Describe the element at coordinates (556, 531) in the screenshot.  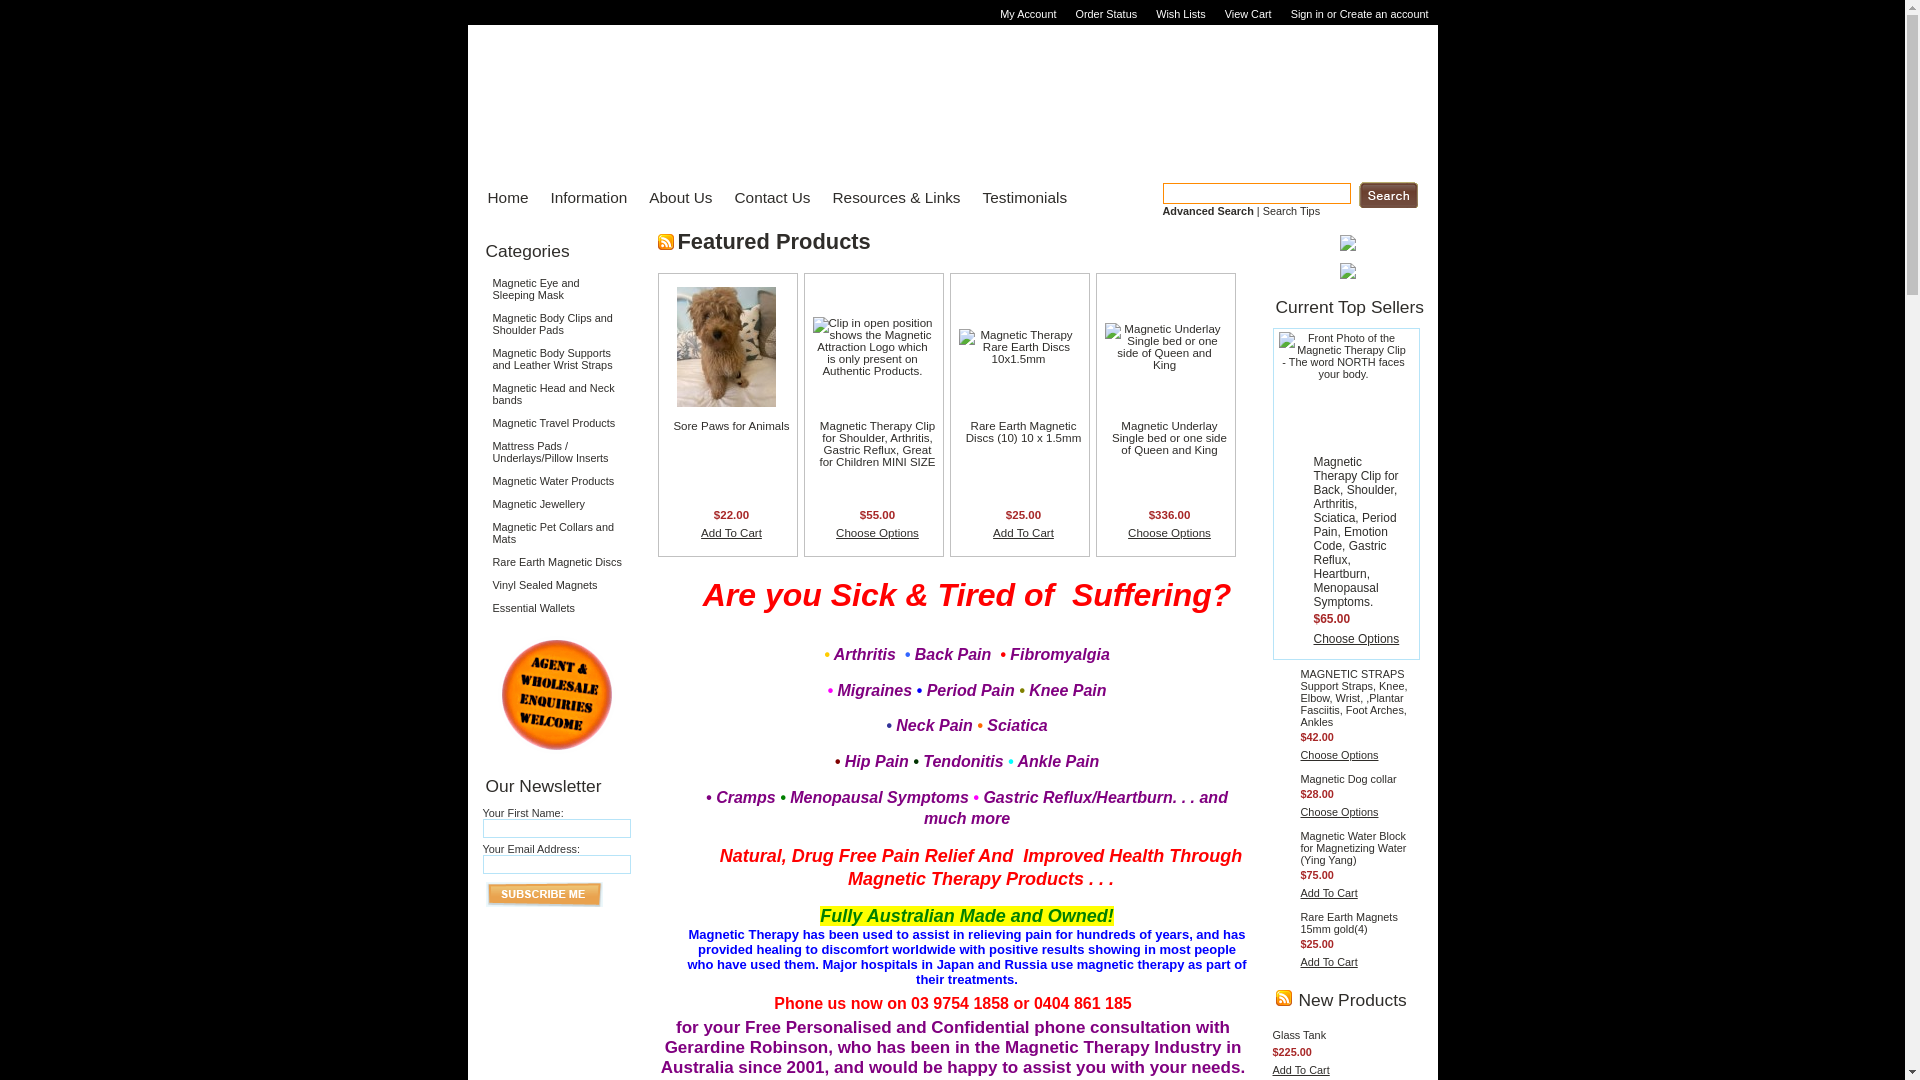
I see `'Magnetic Pet Collars and Mats'` at that location.